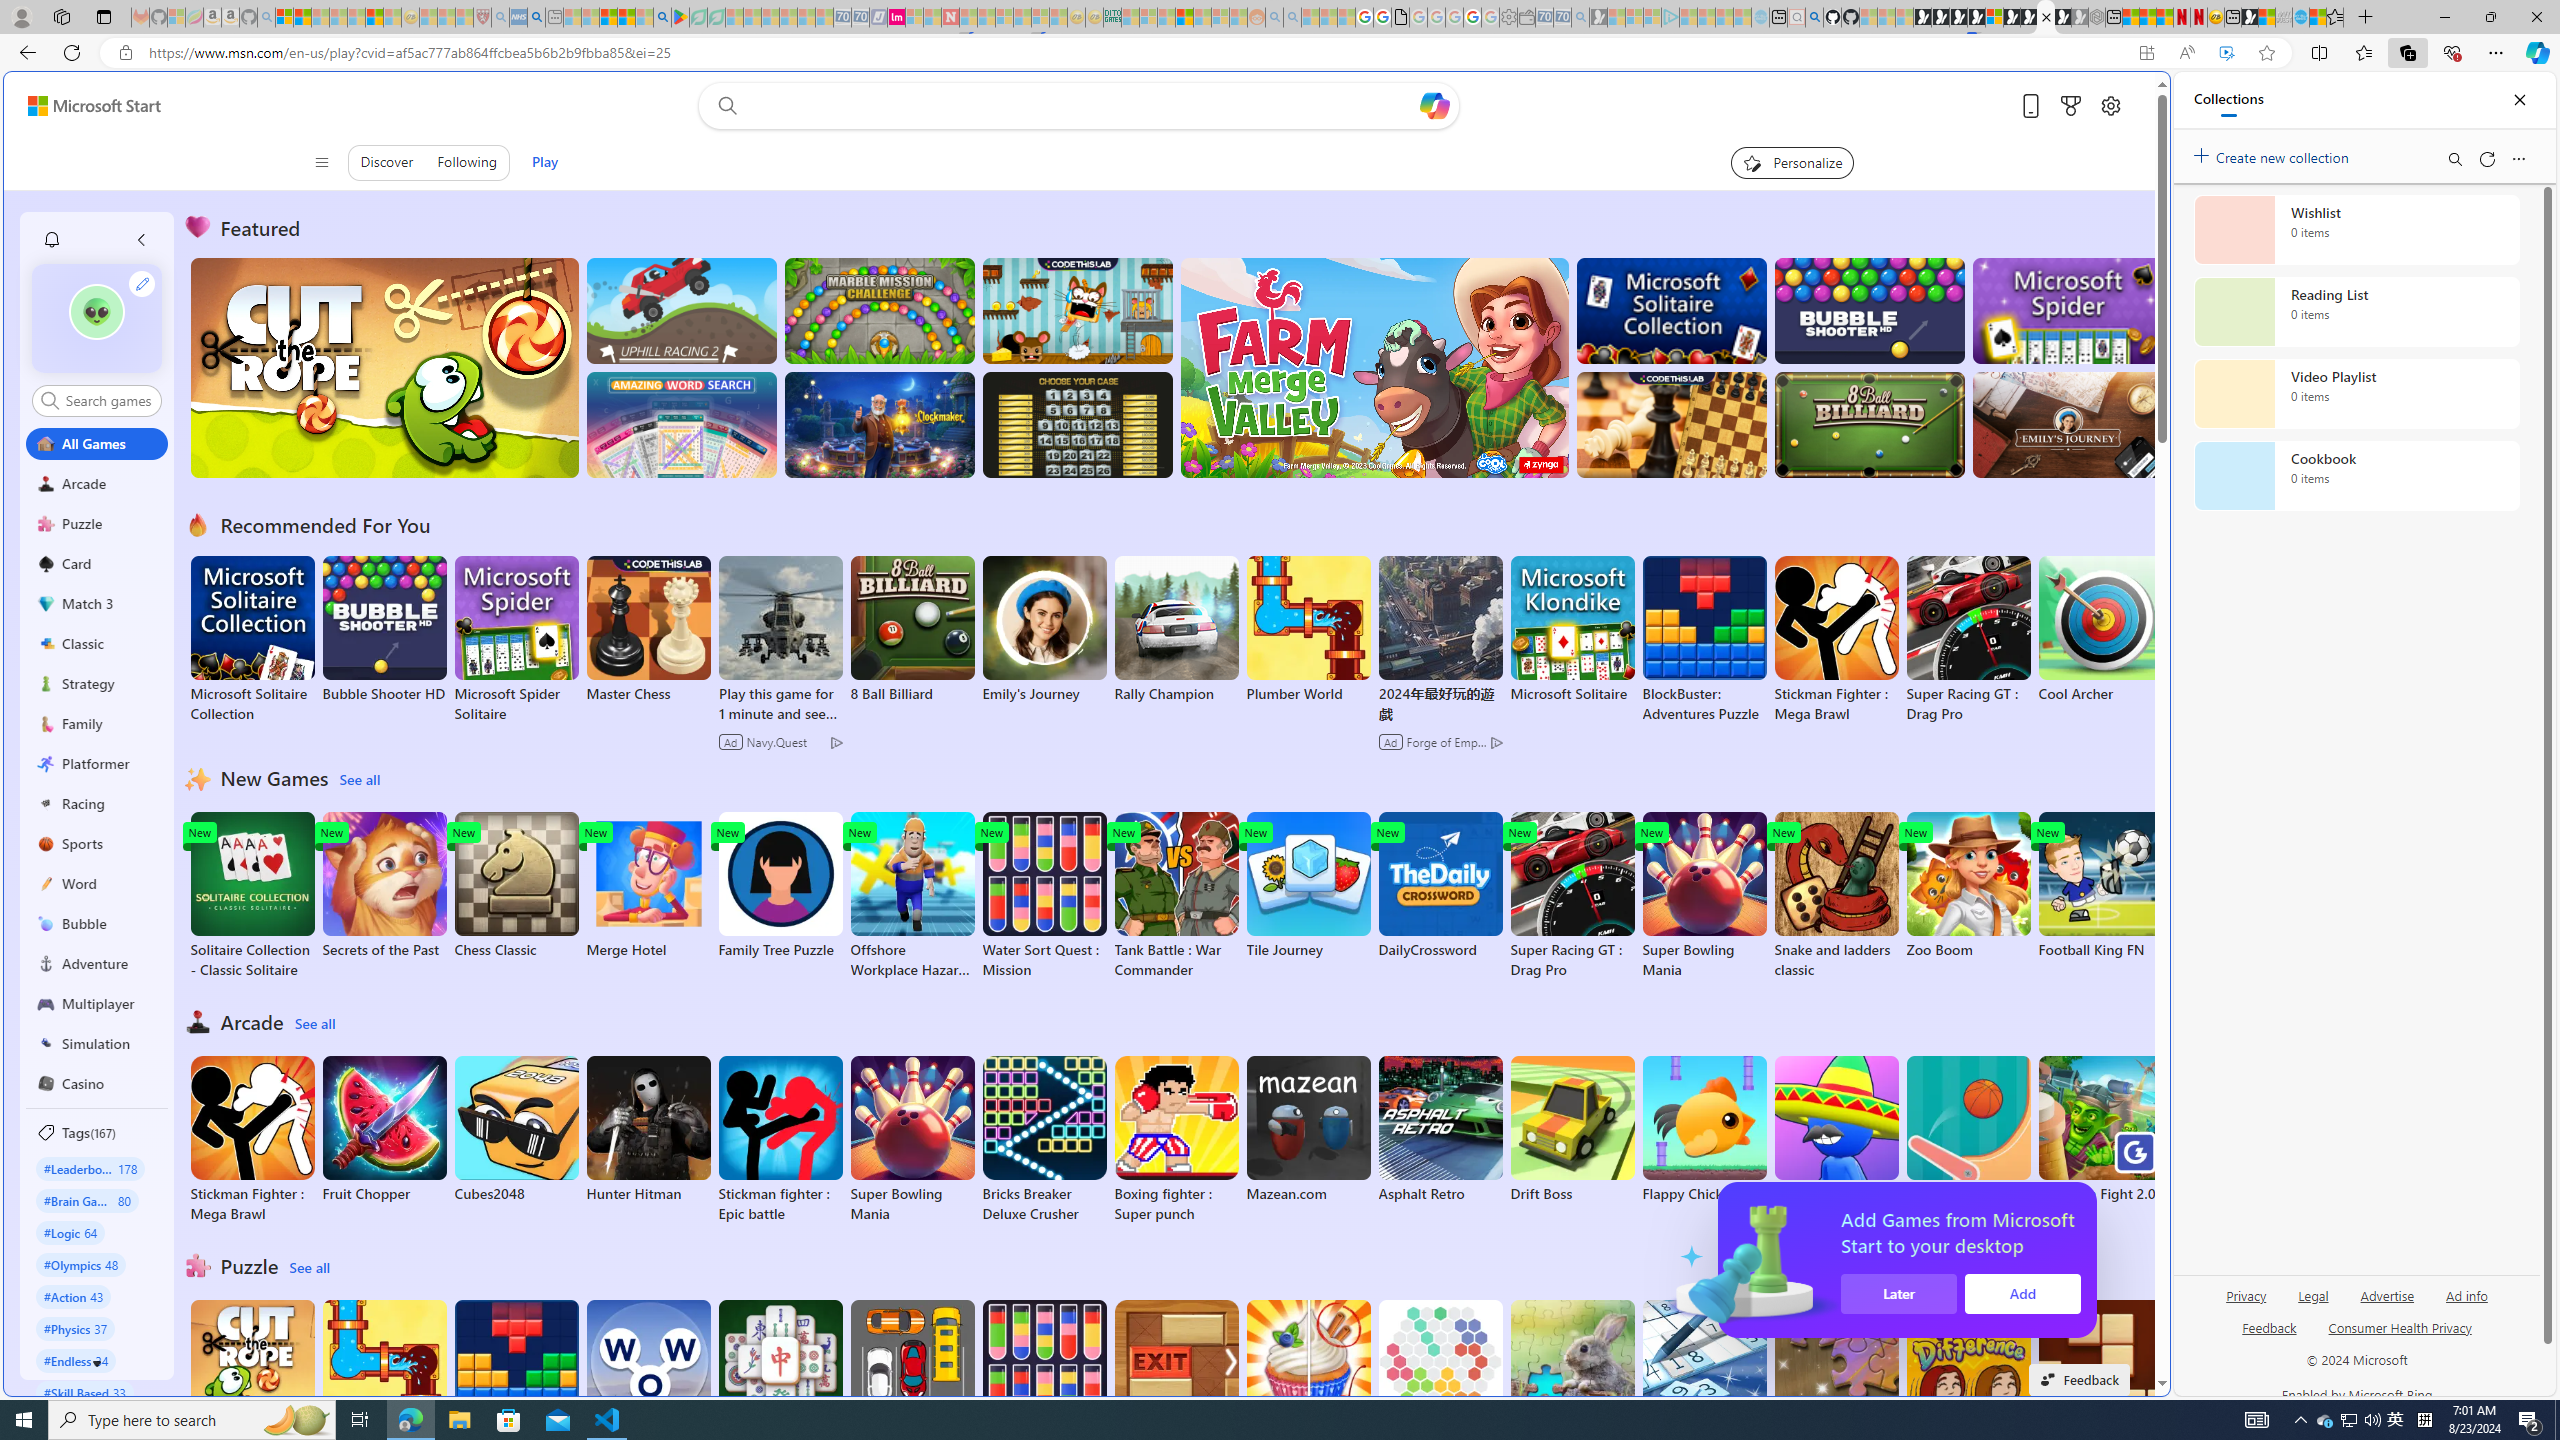 Image resolution: width=2560 pixels, height=1440 pixels. What do you see at coordinates (1084, 104) in the screenshot?
I see `'Enter your search term'` at bounding box center [1084, 104].